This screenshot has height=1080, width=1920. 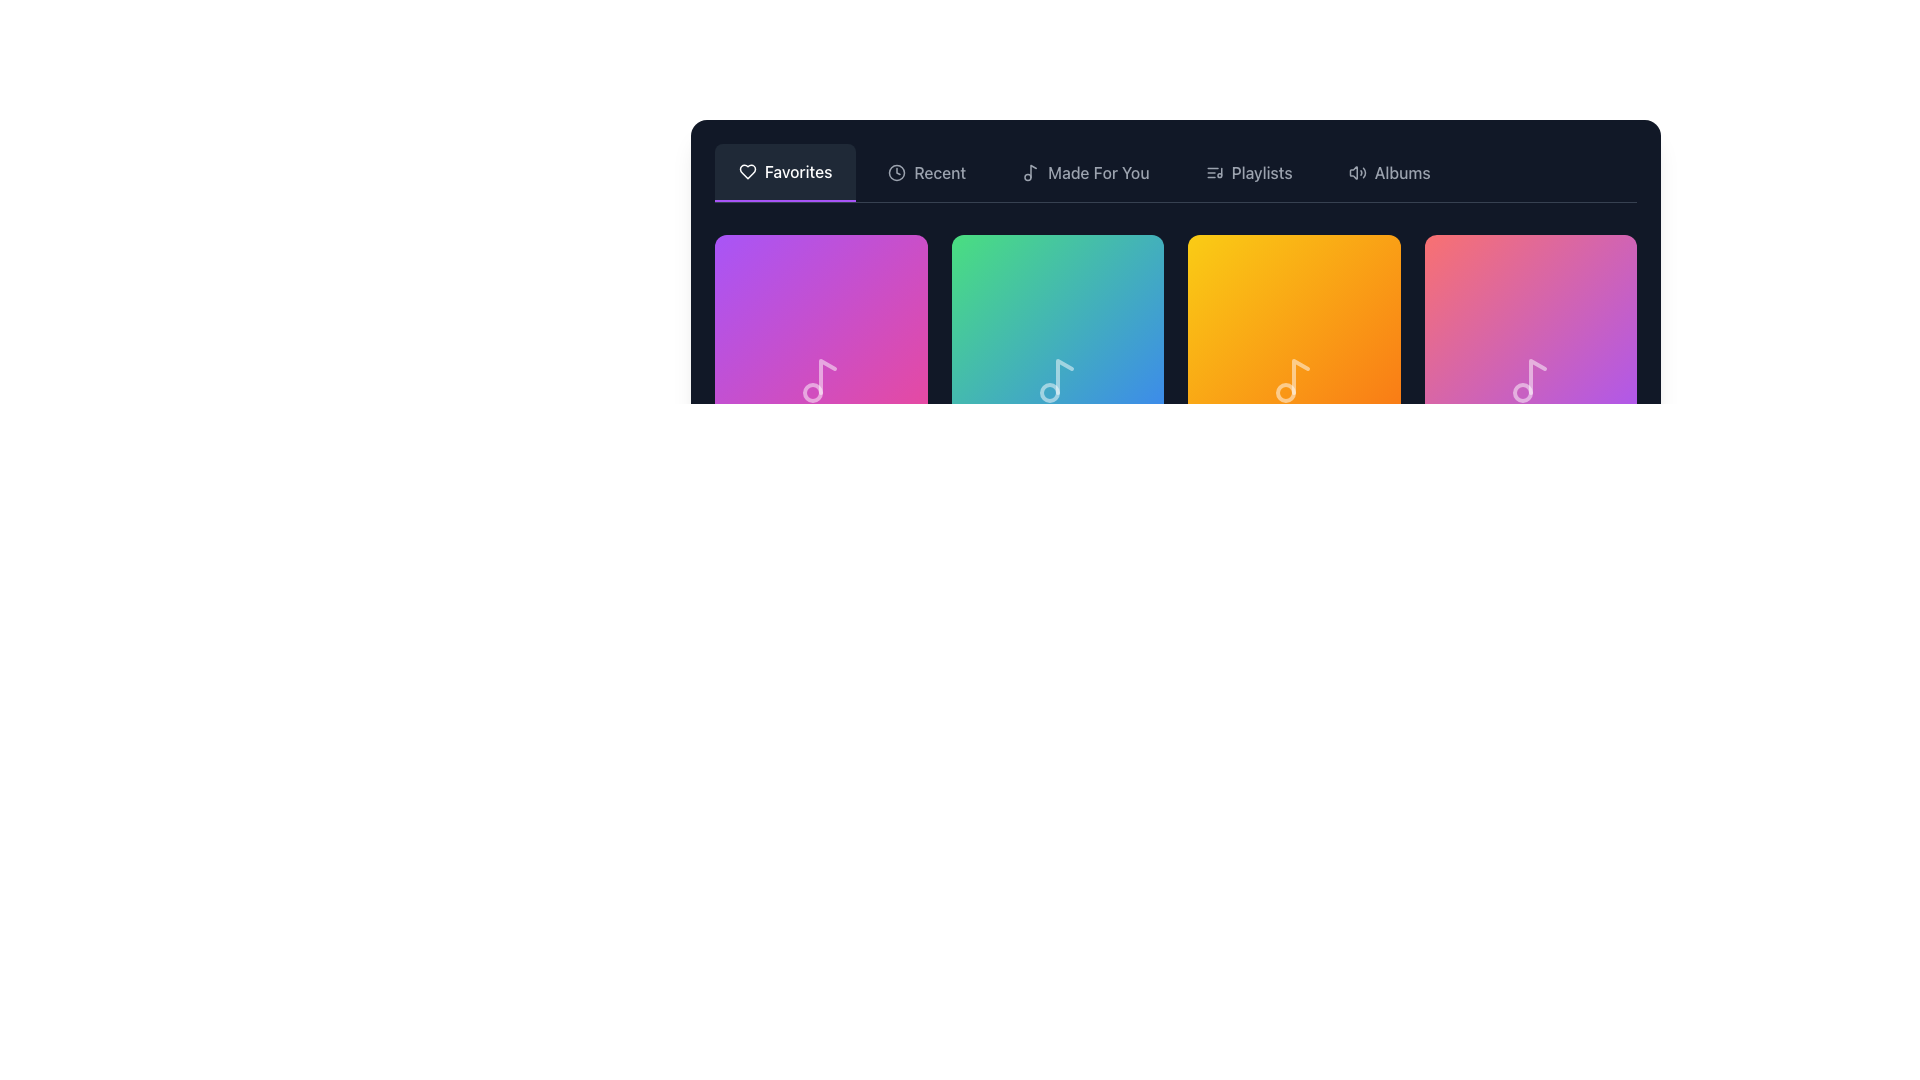 What do you see at coordinates (1361, 385) in the screenshot?
I see `the circular button rendered within the SVG, which is located in the second row and third column of the grid layout with an orange background` at bounding box center [1361, 385].